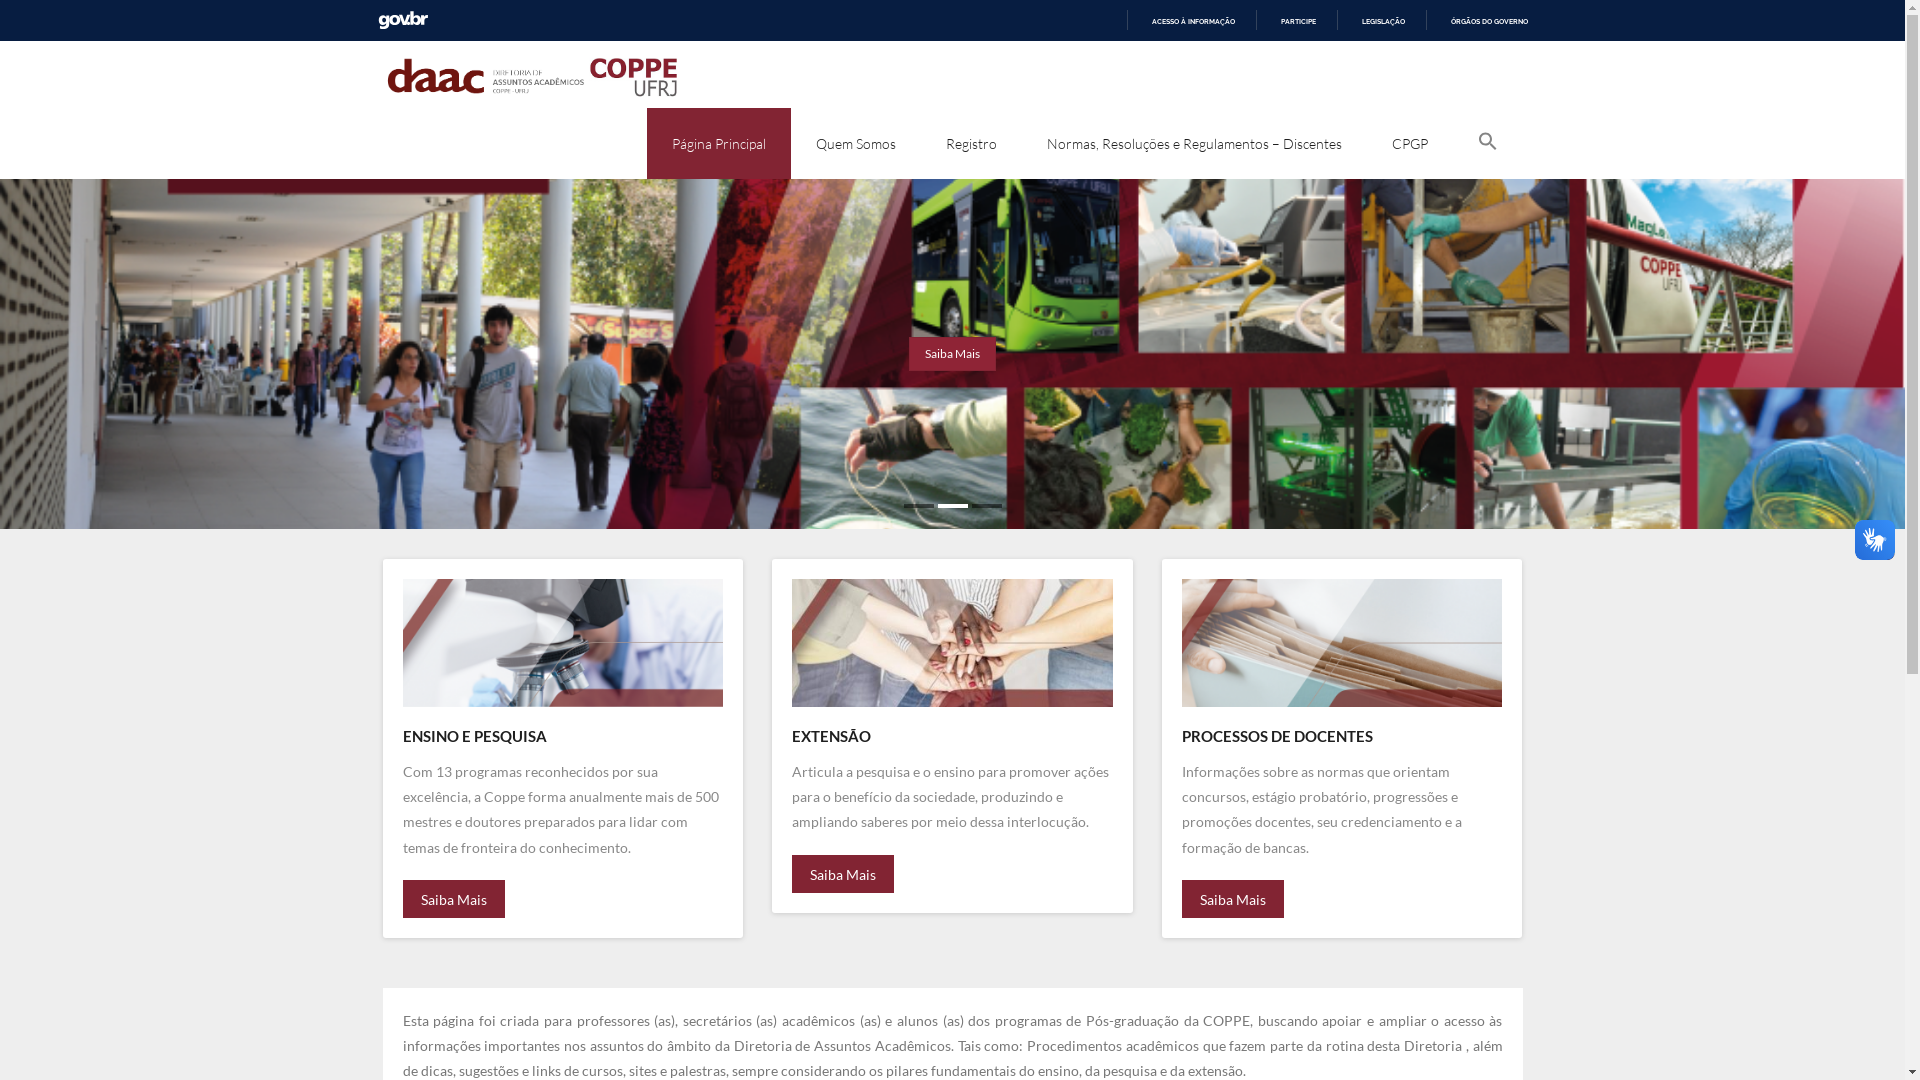 The width and height of the screenshot is (1920, 1080). I want to click on 'GOVBR', so click(402, 19).